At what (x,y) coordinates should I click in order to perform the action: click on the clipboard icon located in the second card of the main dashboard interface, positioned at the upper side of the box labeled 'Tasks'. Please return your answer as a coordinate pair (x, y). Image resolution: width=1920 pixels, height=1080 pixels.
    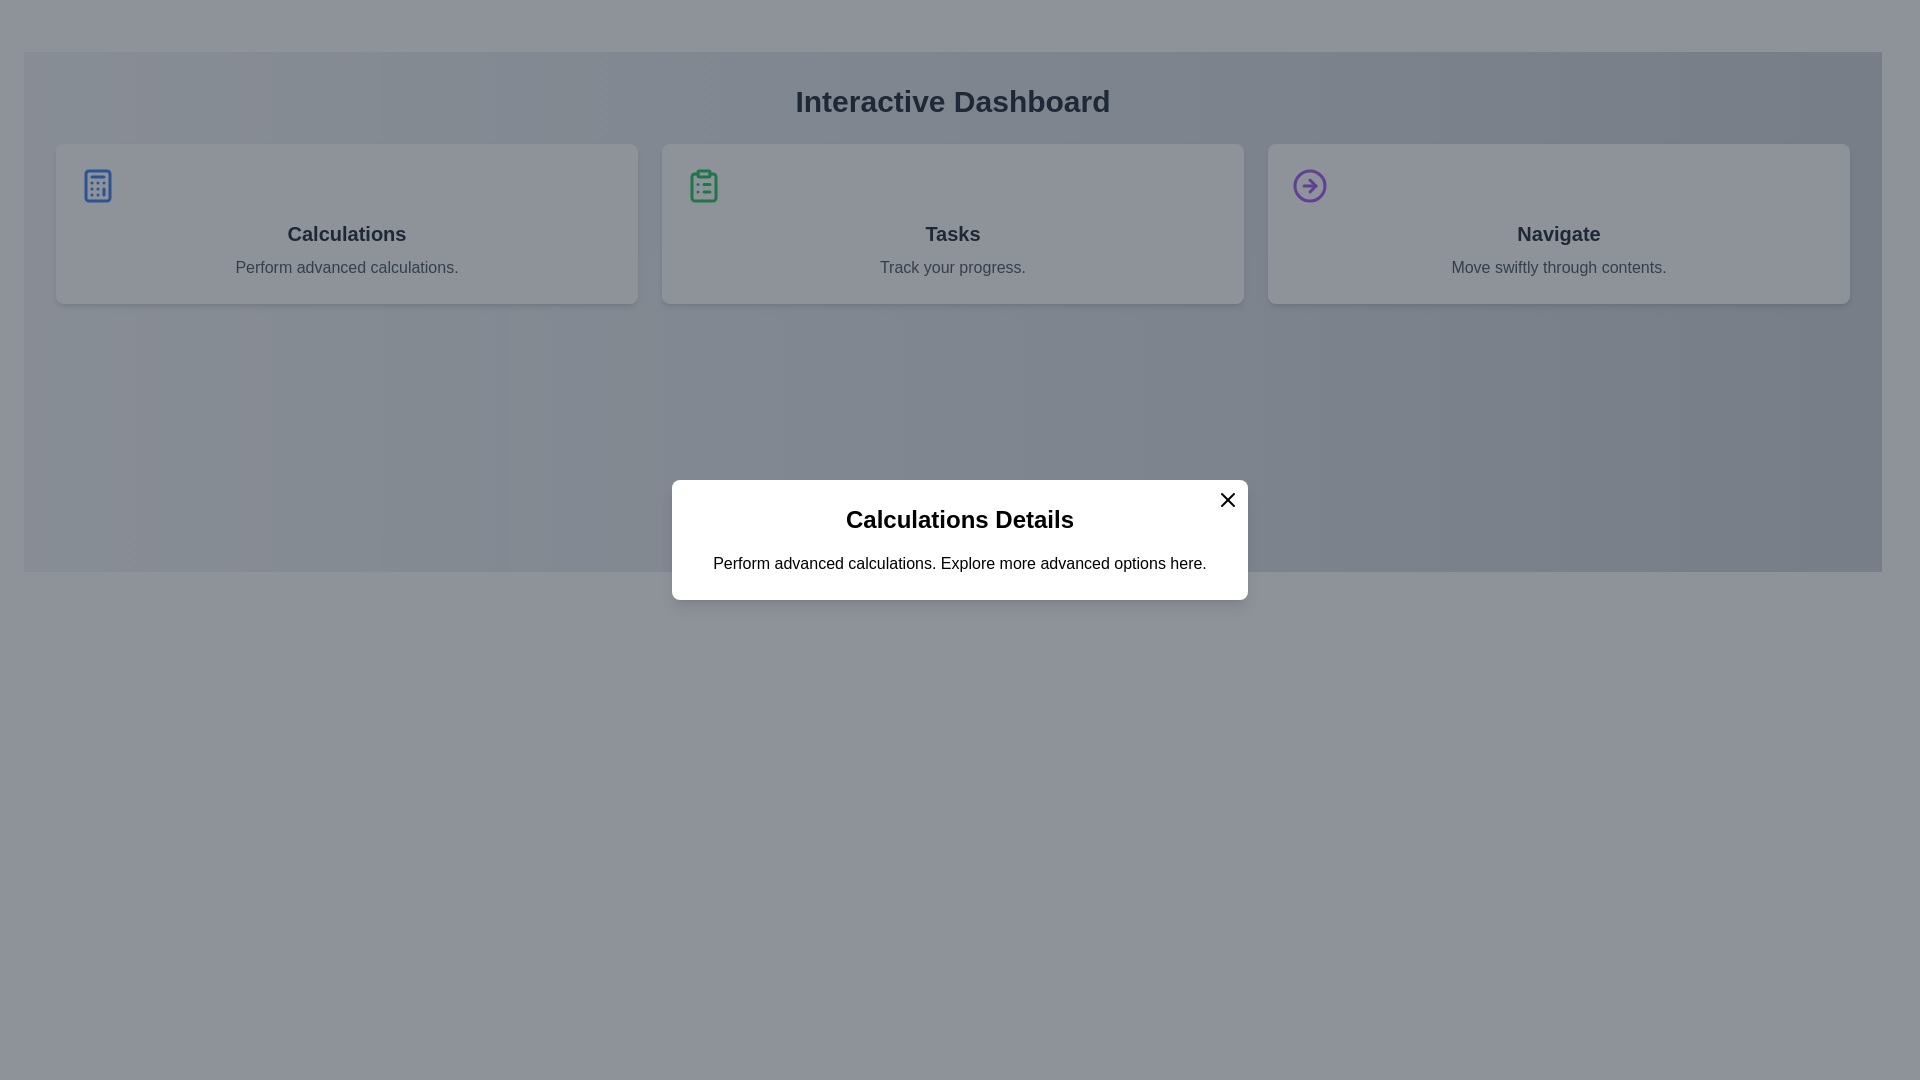
    Looking at the image, I should click on (704, 187).